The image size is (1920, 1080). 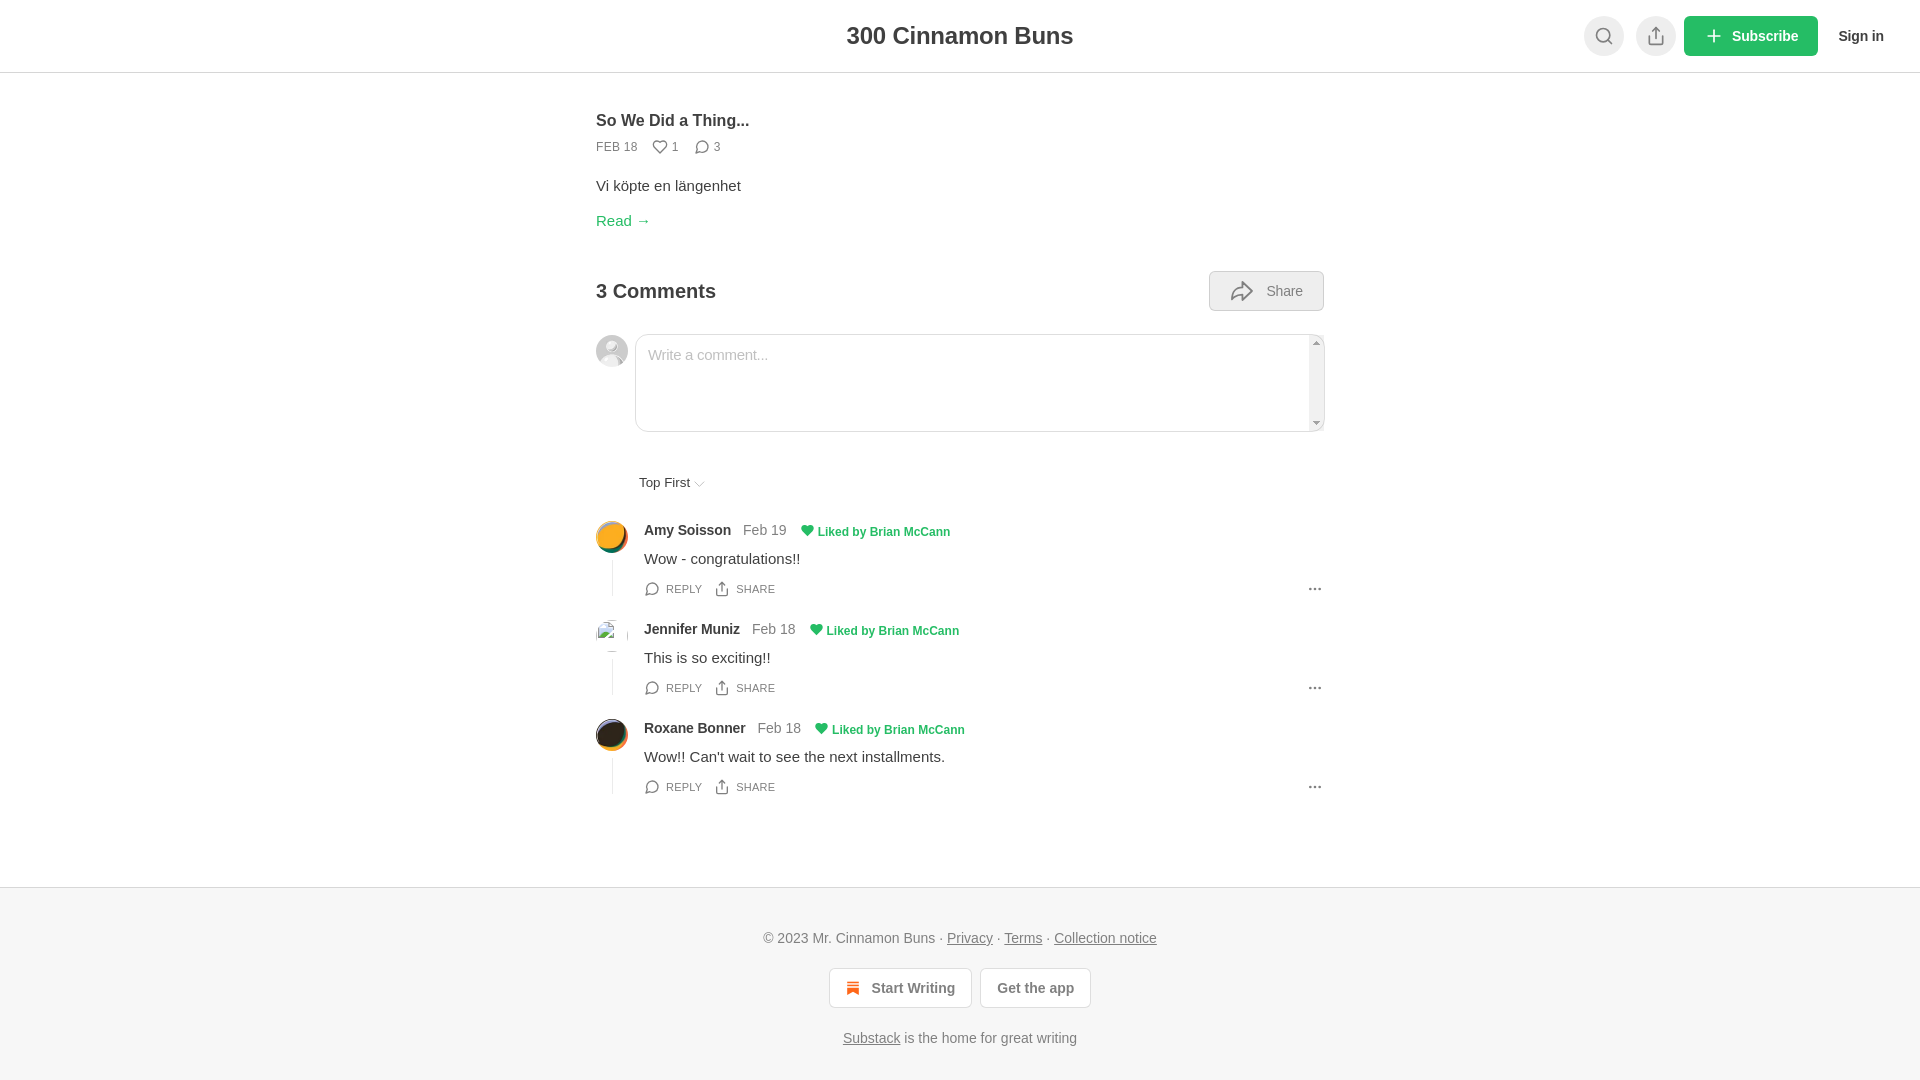 What do you see at coordinates (1860, 35) in the screenshot?
I see `'Sign in'` at bounding box center [1860, 35].